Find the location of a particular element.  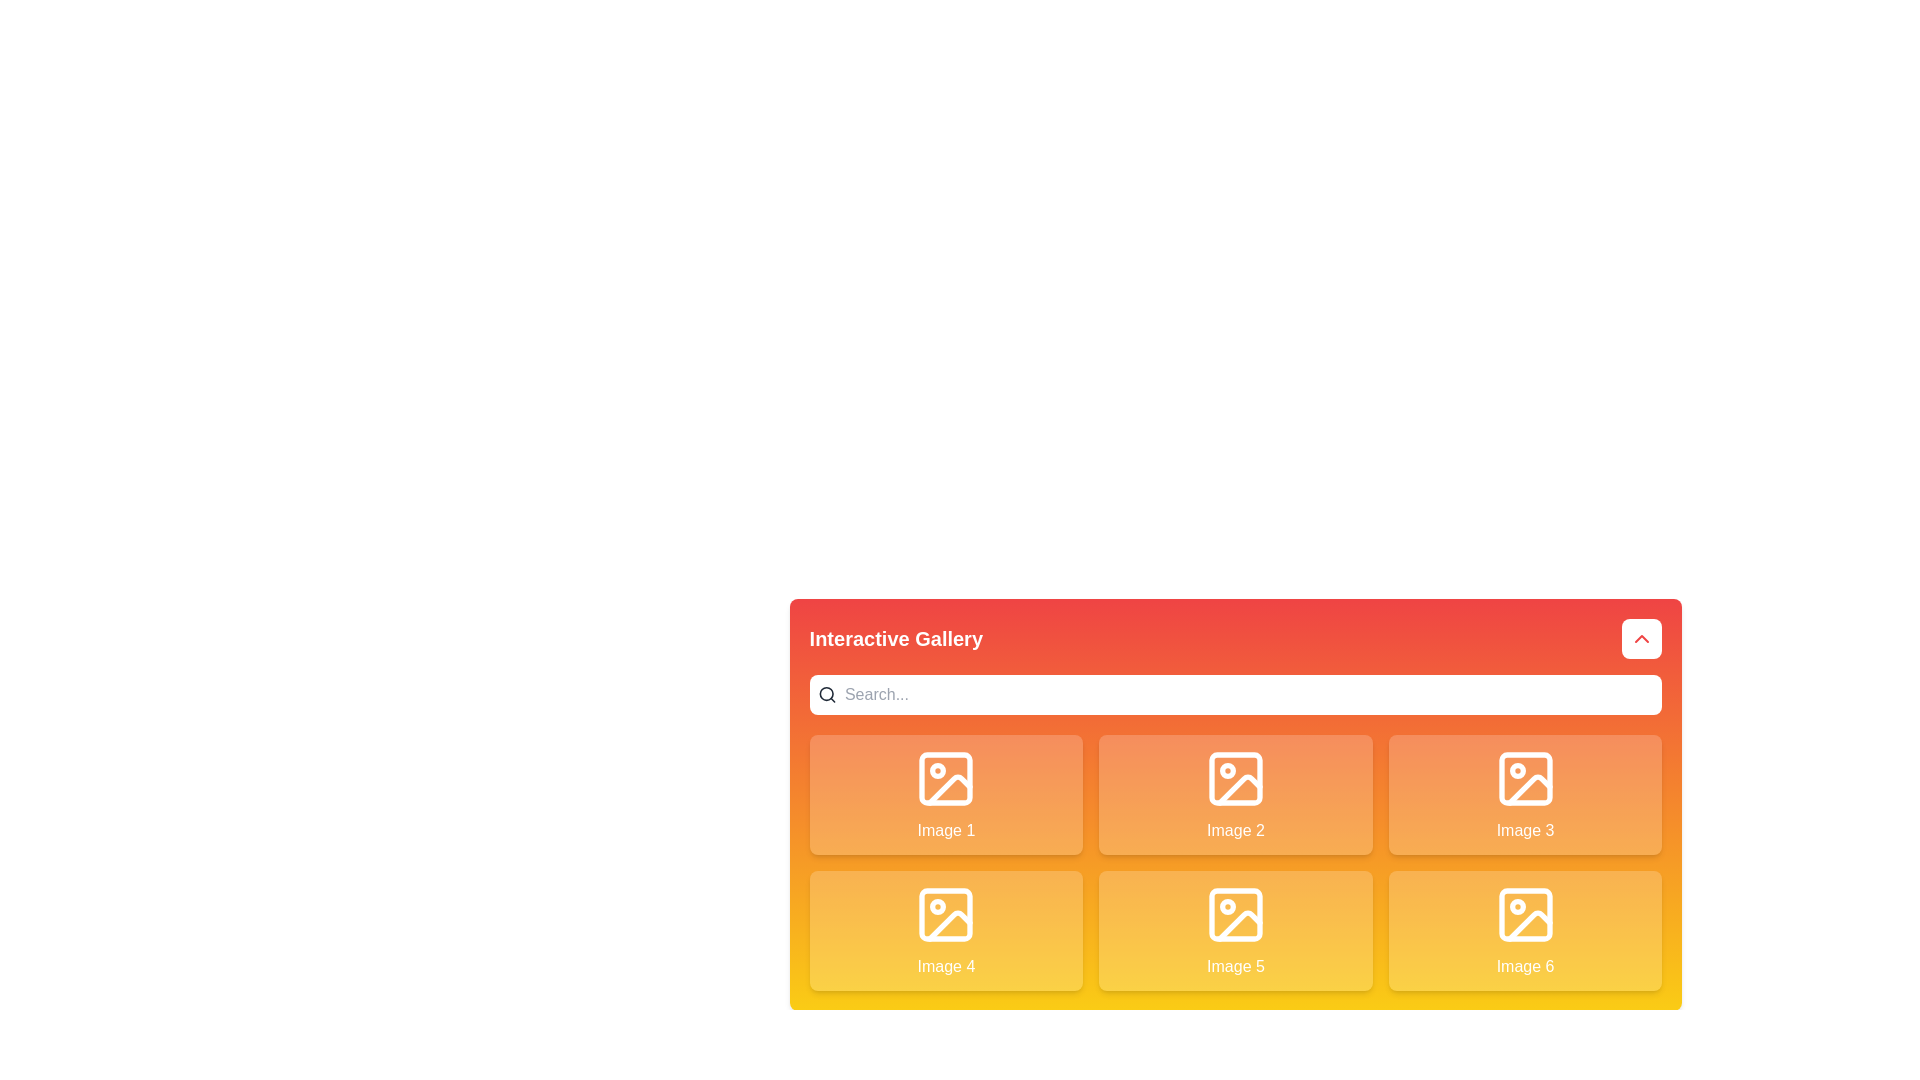

the button labeled 'Image 5', which is a rectangular card with a white image icon and a gradient orange to yellow background, located in the second row and second column of the grid is located at coordinates (1234, 930).